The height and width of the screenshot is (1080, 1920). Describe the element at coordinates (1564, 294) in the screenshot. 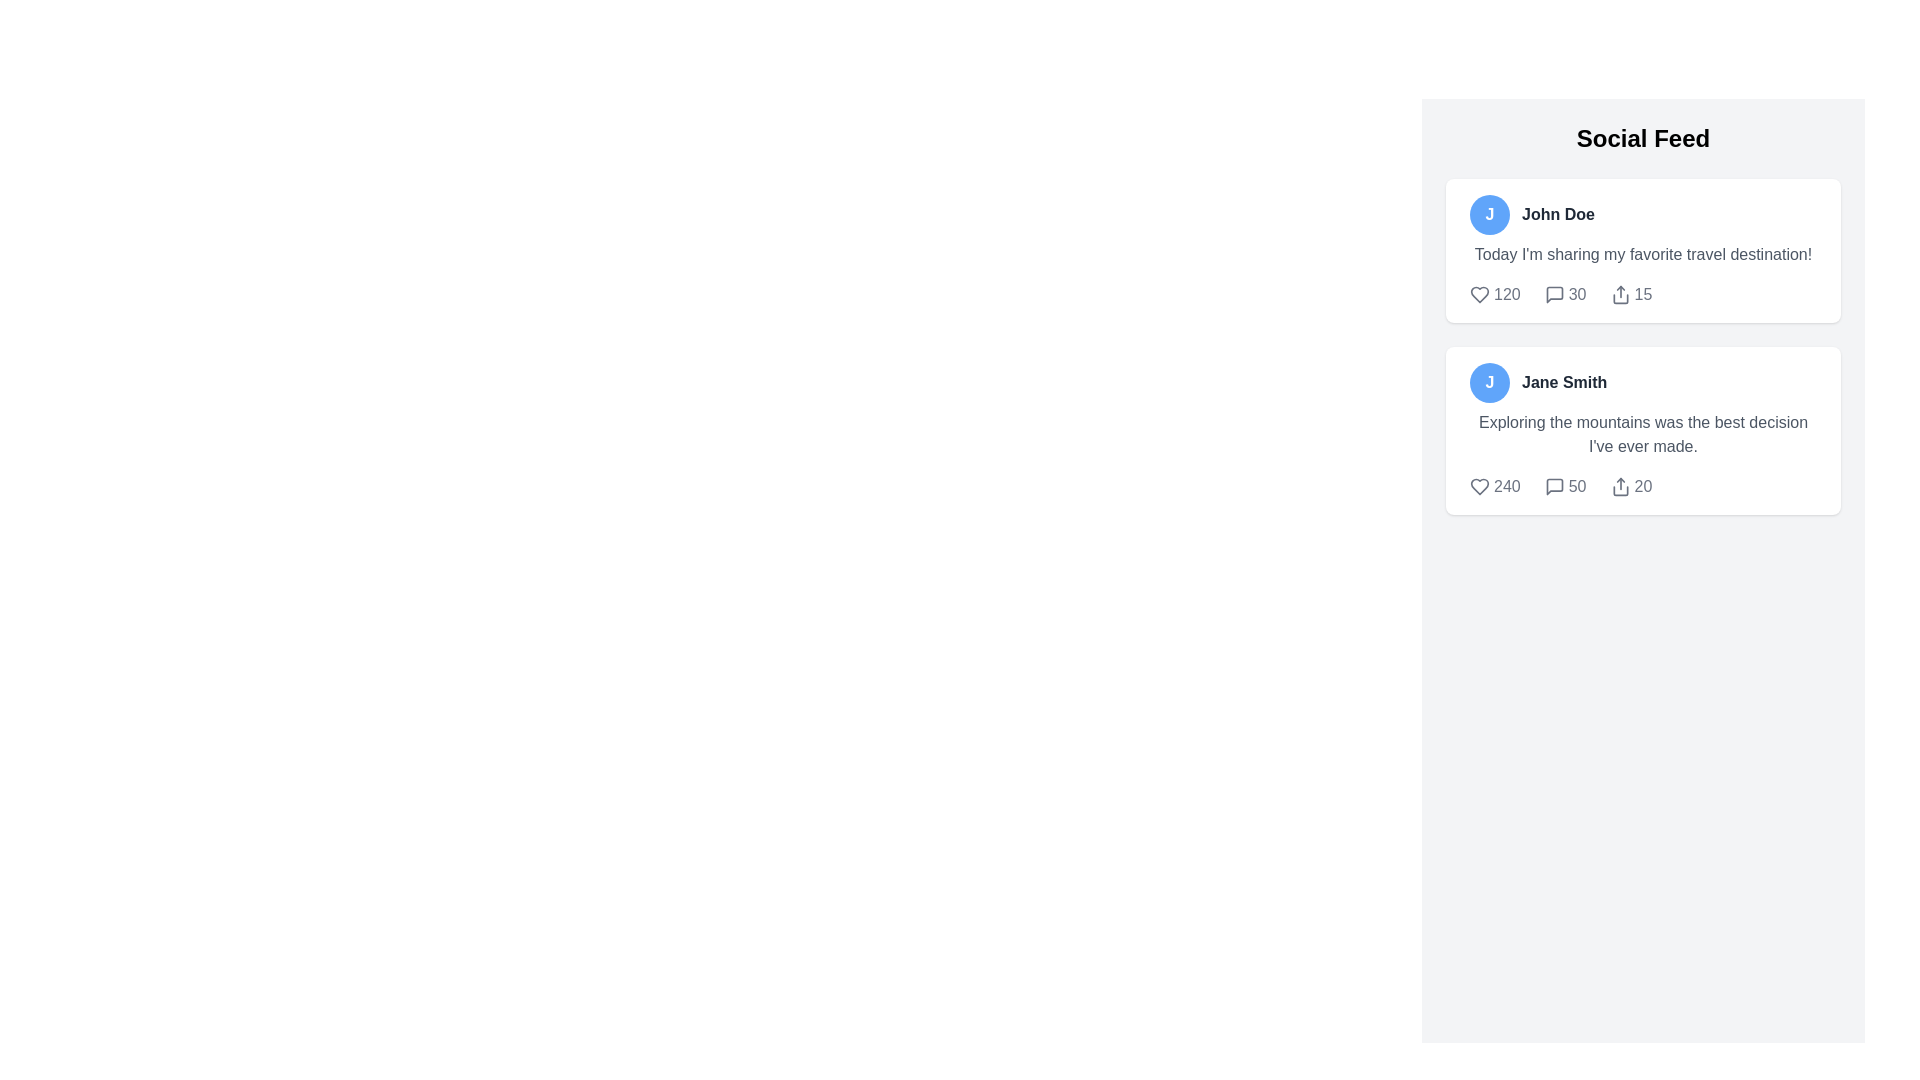

I see `the interactive display component that shows the count of comments on the first post of the social feed` at that location.